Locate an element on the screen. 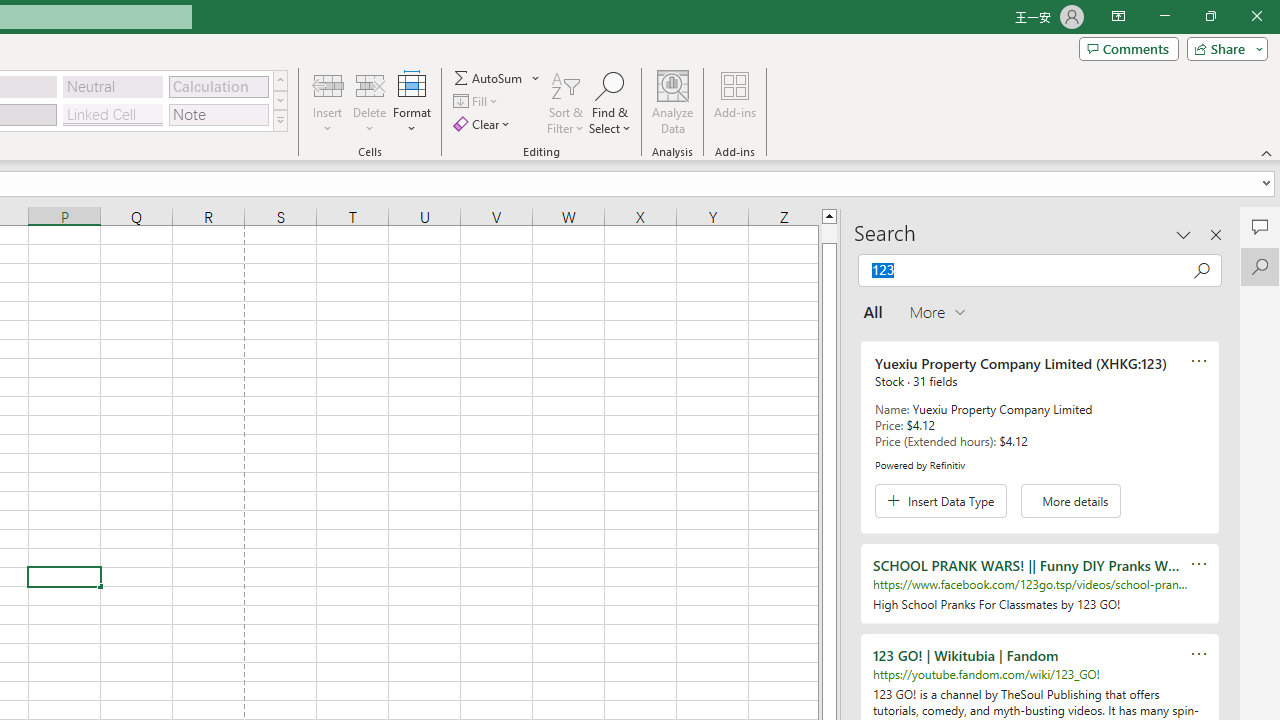 This screenshot has width=1280, height=720. 'Sum' is located at coordinates (489, 77).